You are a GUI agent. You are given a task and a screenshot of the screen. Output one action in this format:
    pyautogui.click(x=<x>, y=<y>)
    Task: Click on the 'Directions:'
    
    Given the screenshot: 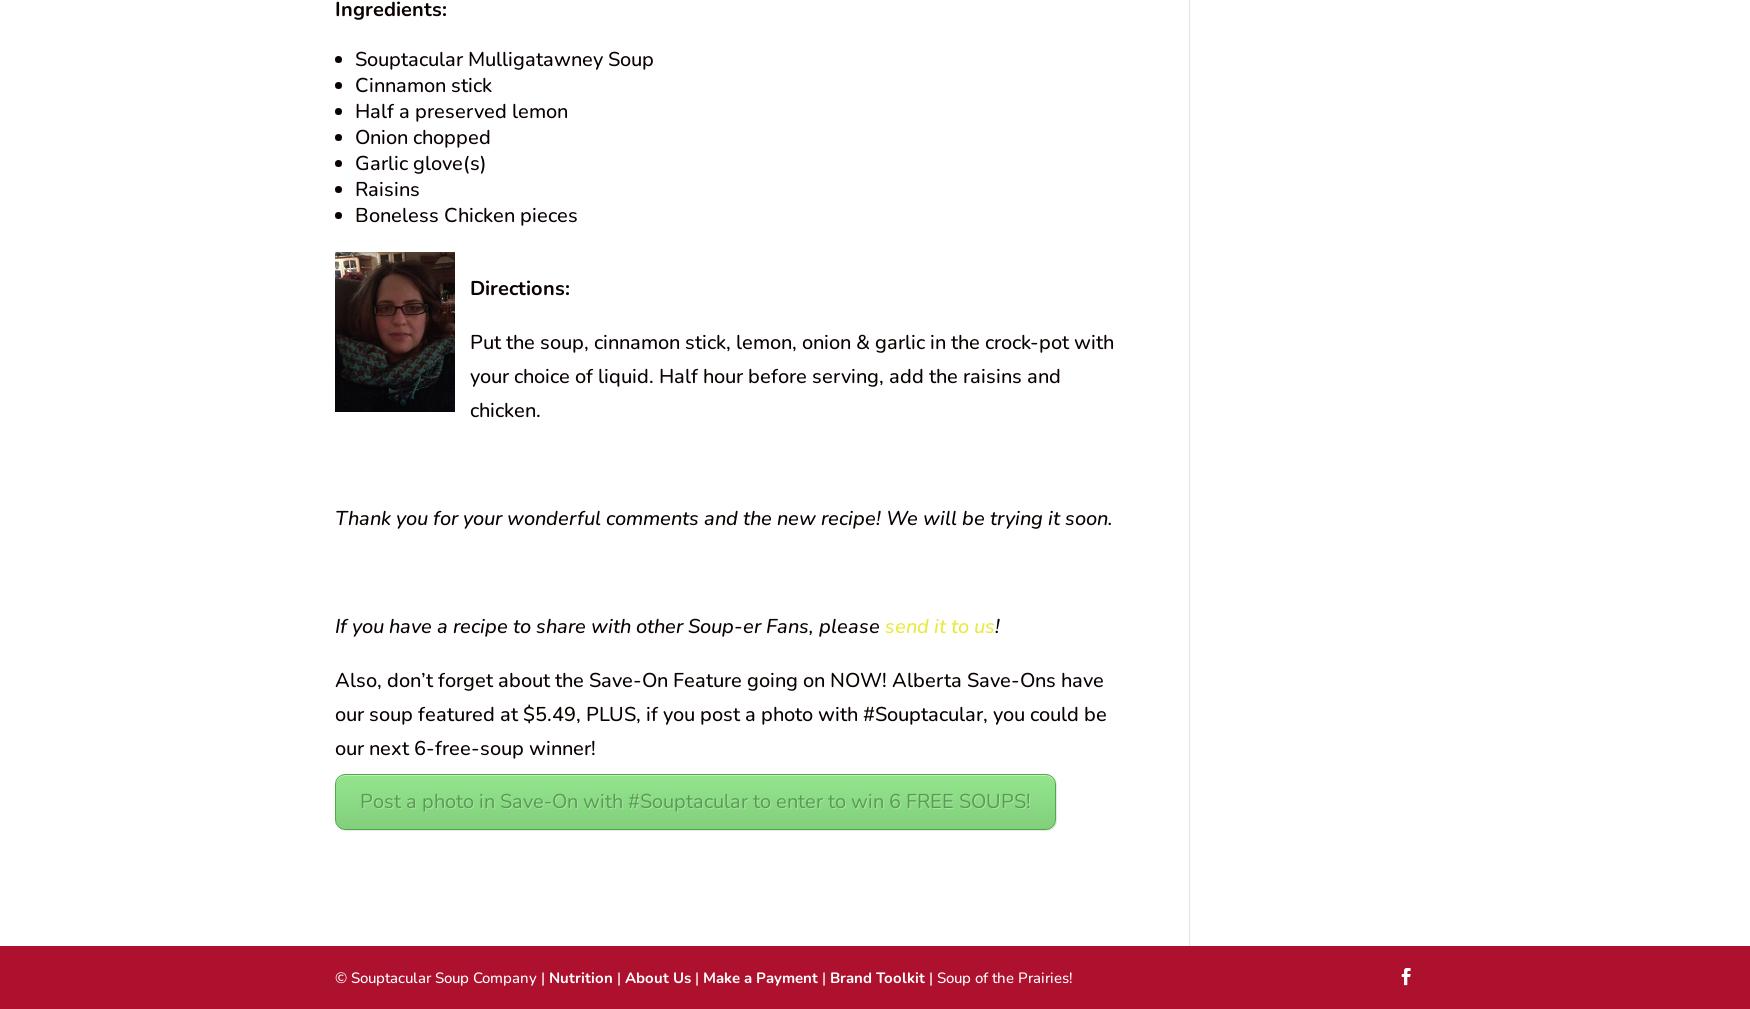 What is the action you would take?
    pyautogui.click(x=518, y=287)
    